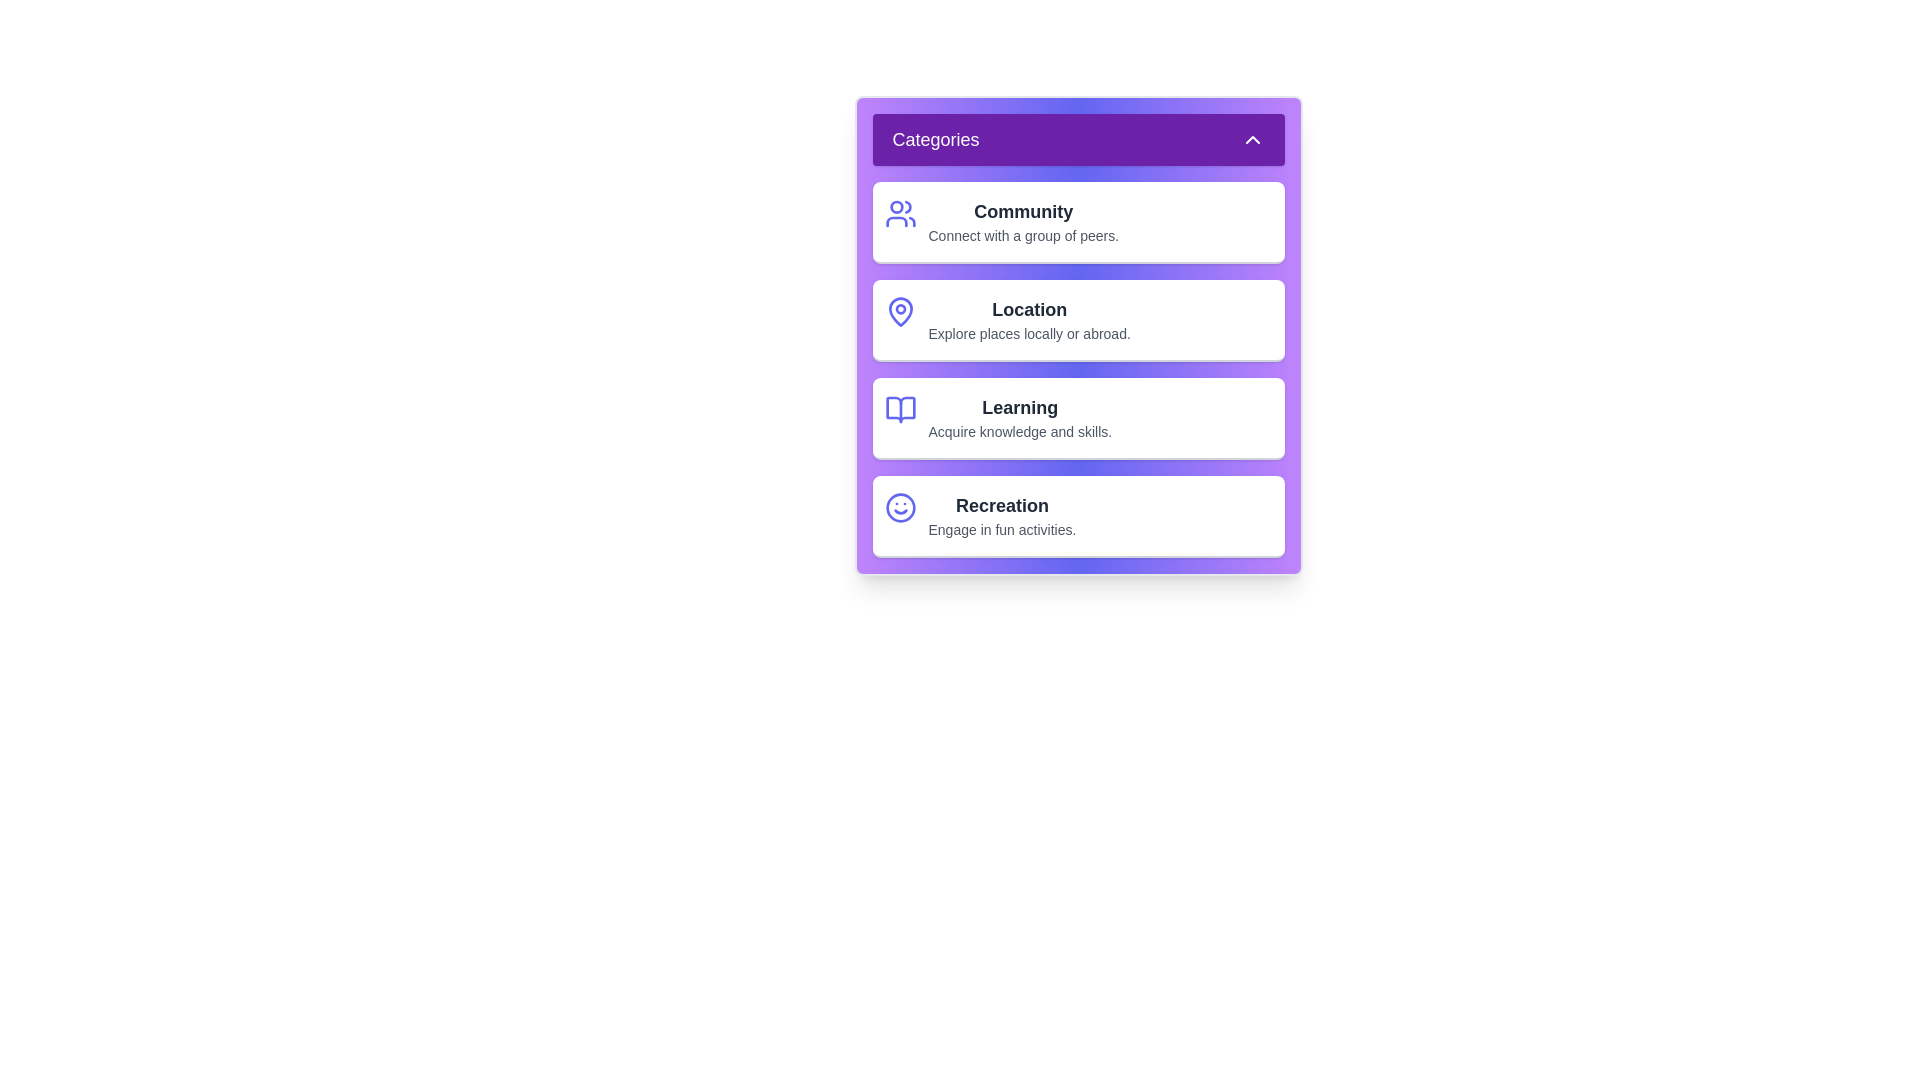  Describe the element at coordinates (1077, 418) in the screenshot. I see `the category item Learning to interact with it` at that location.